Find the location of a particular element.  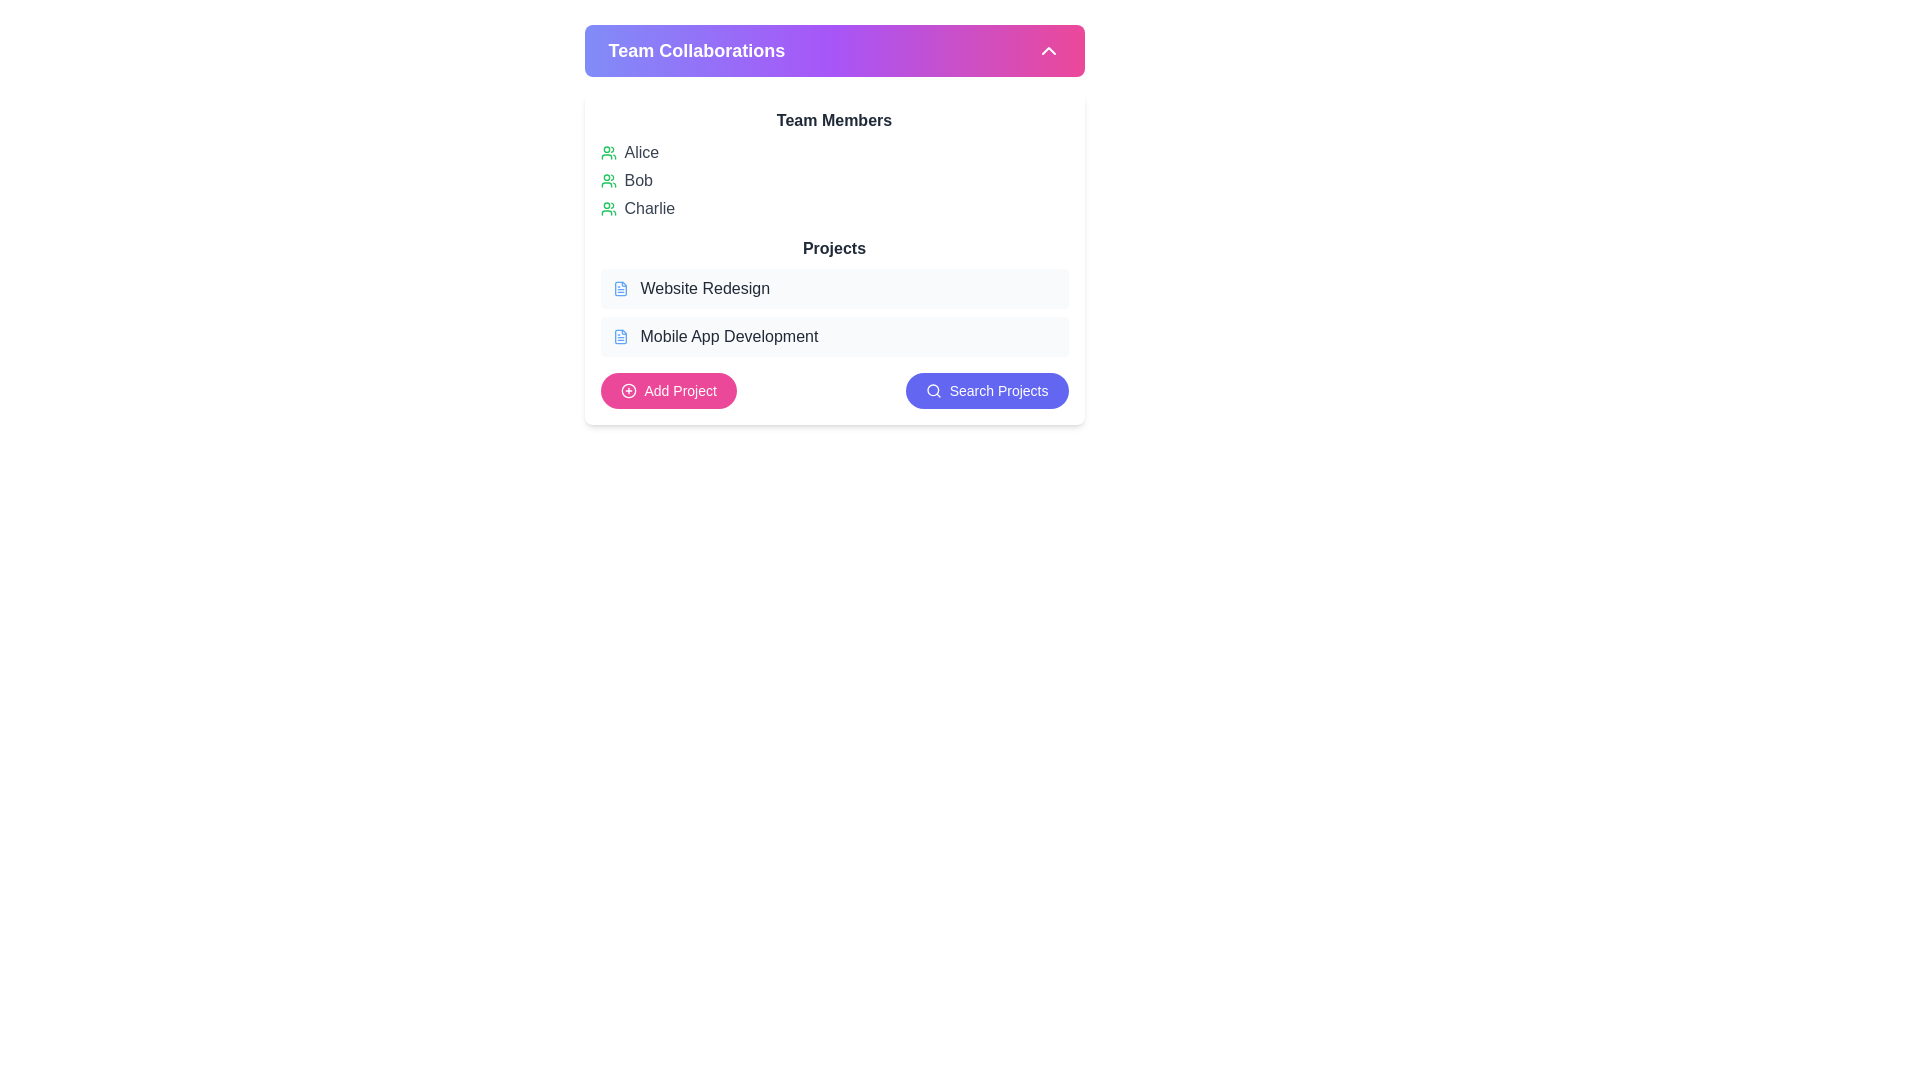

the Text Label that serves as a section header for team members, located under 'Team Collaborations' is located at coordinates (834, 120).